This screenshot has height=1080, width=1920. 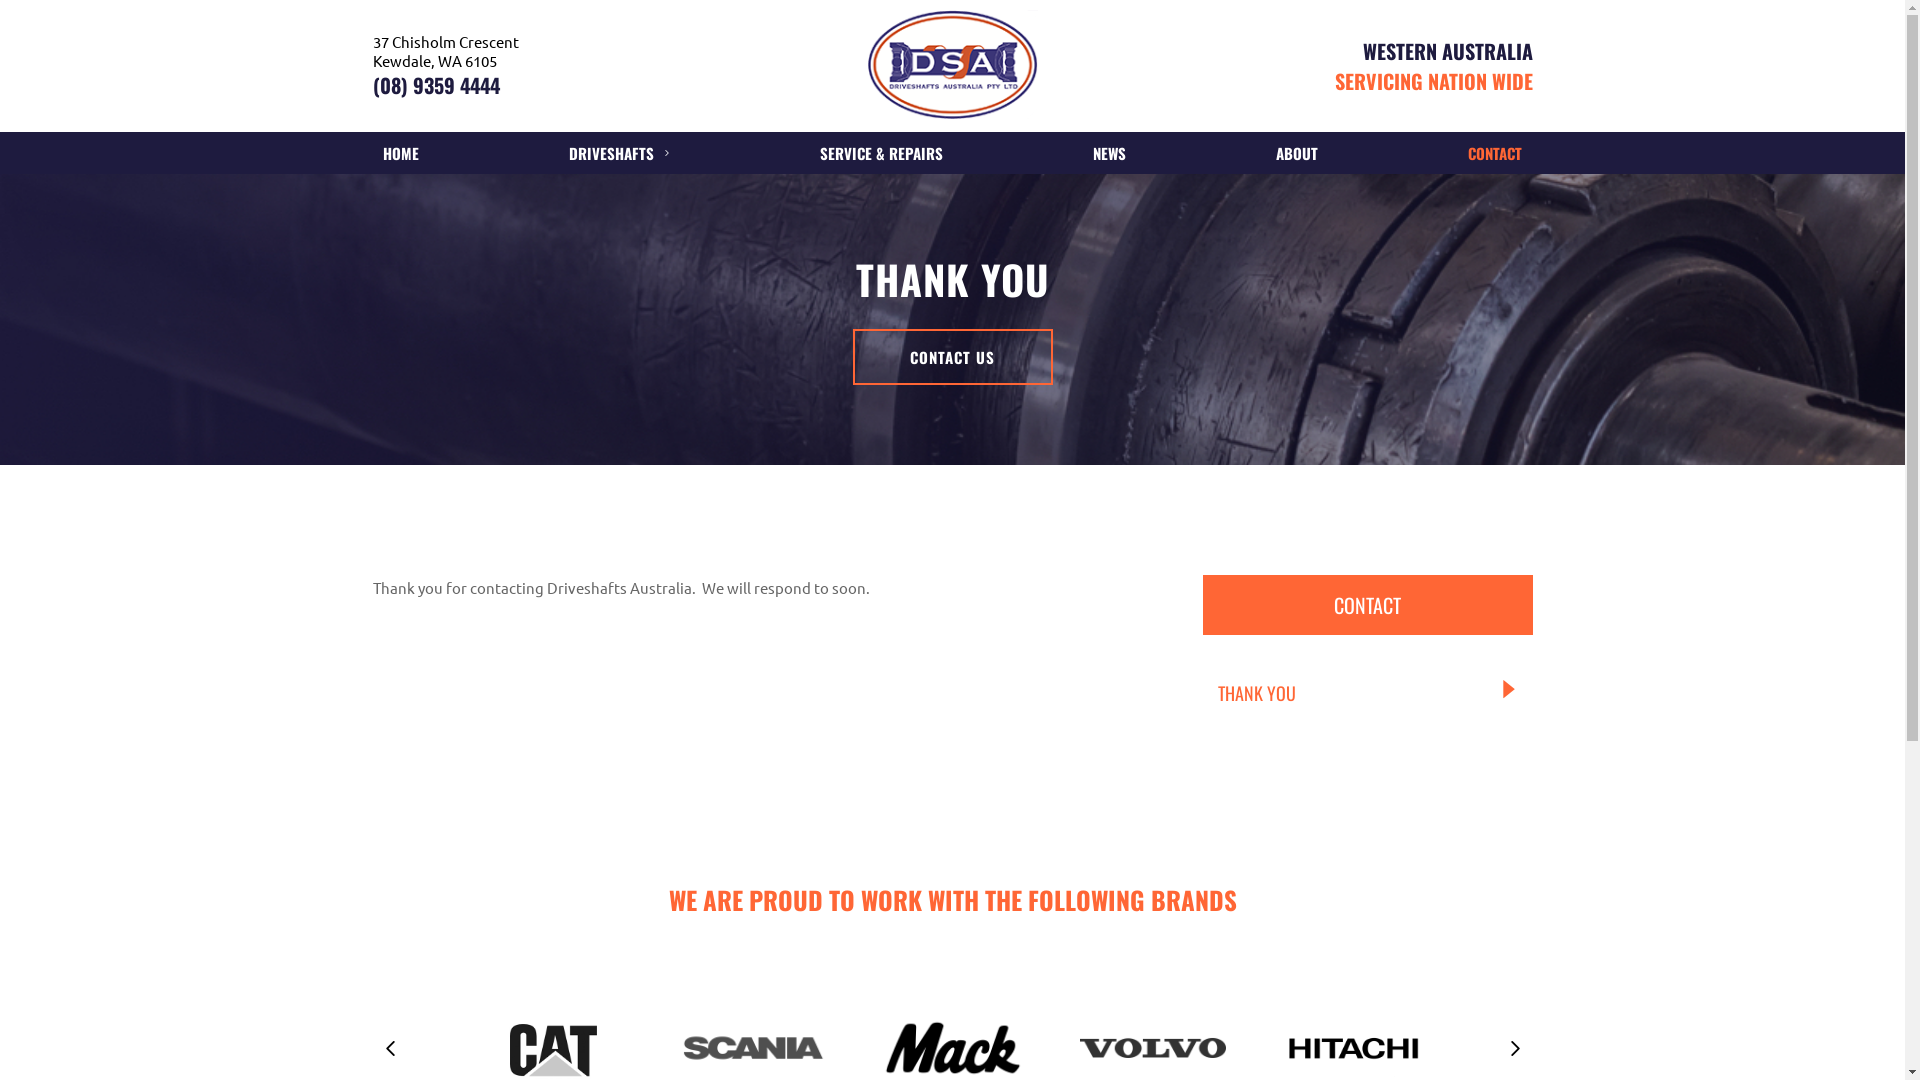 I want to click on 'HOME', so click(x=399, y=152).